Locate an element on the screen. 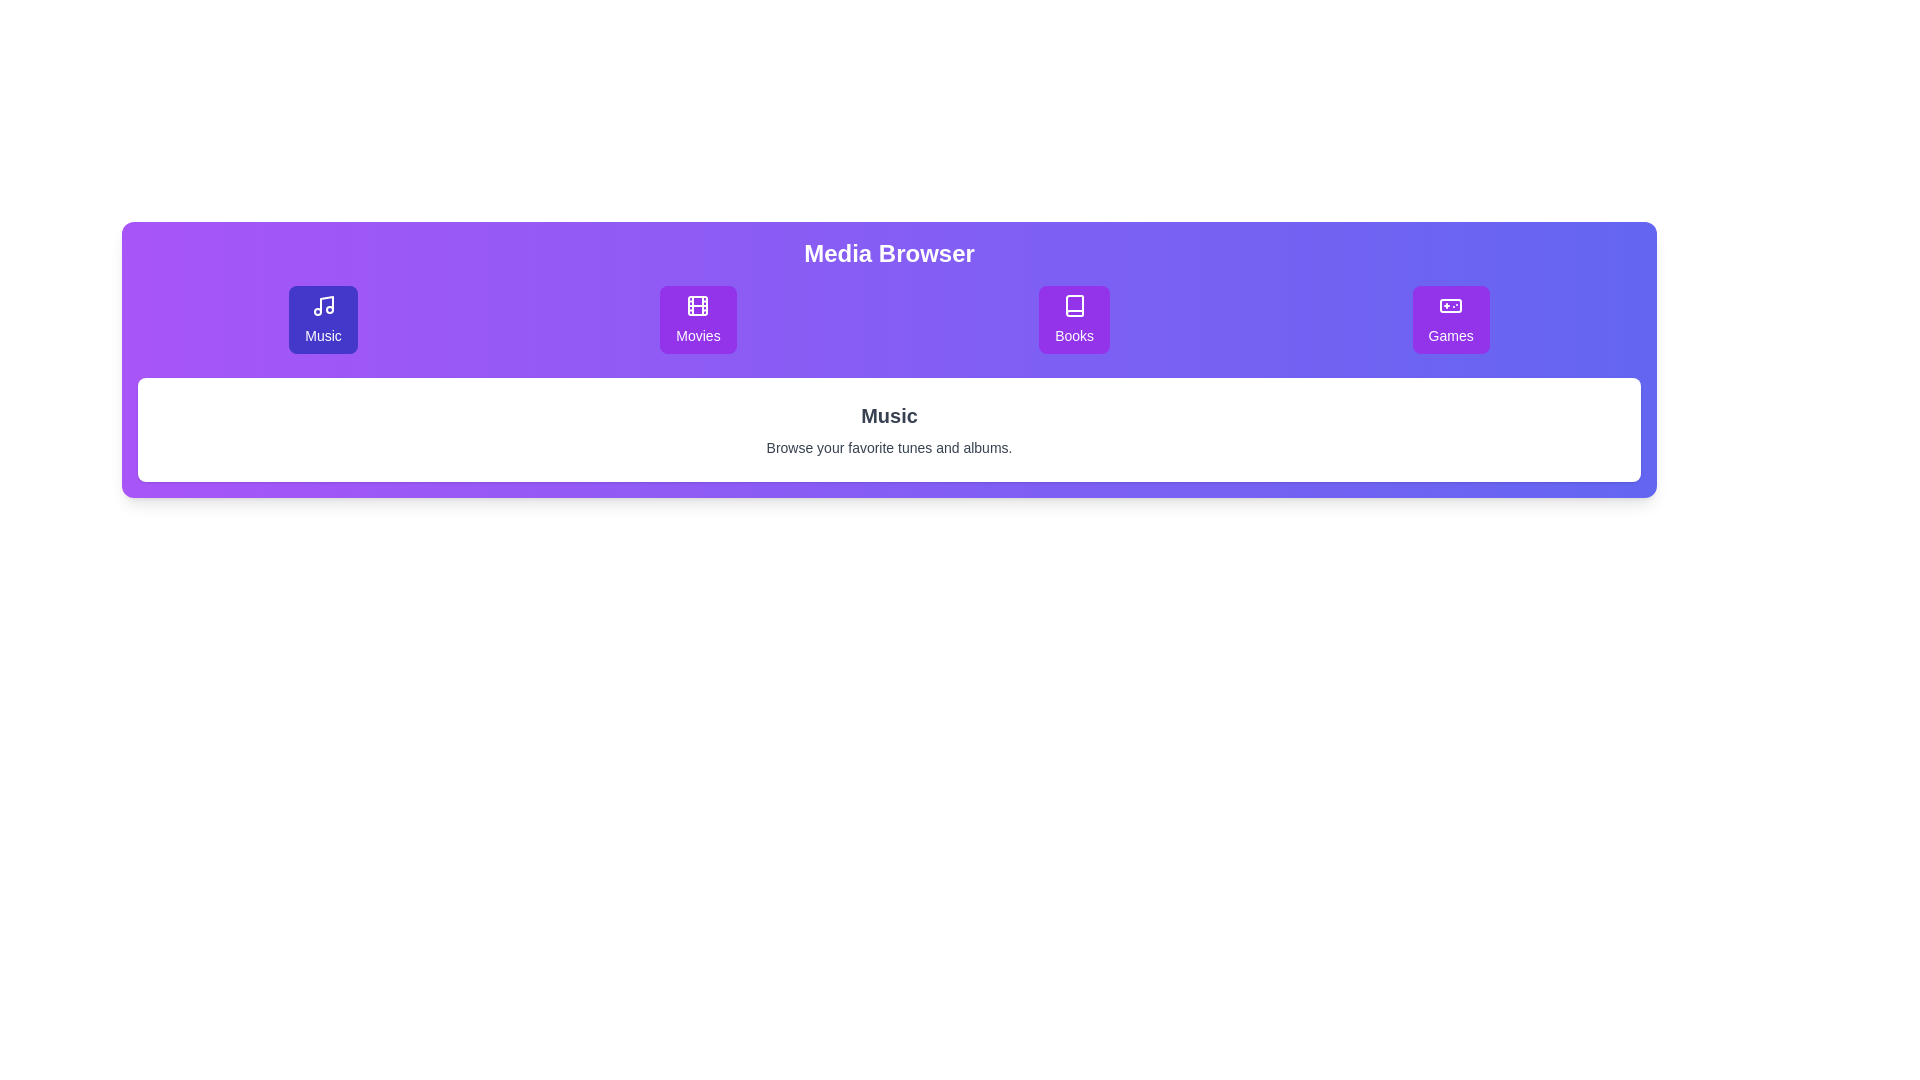 This screenshot has height=1080, width=1920. the 'Movies' section icon, which visually indicates its purpose on the interface, positioned above the text label 'Movies' is located at coordinates (698, 305).